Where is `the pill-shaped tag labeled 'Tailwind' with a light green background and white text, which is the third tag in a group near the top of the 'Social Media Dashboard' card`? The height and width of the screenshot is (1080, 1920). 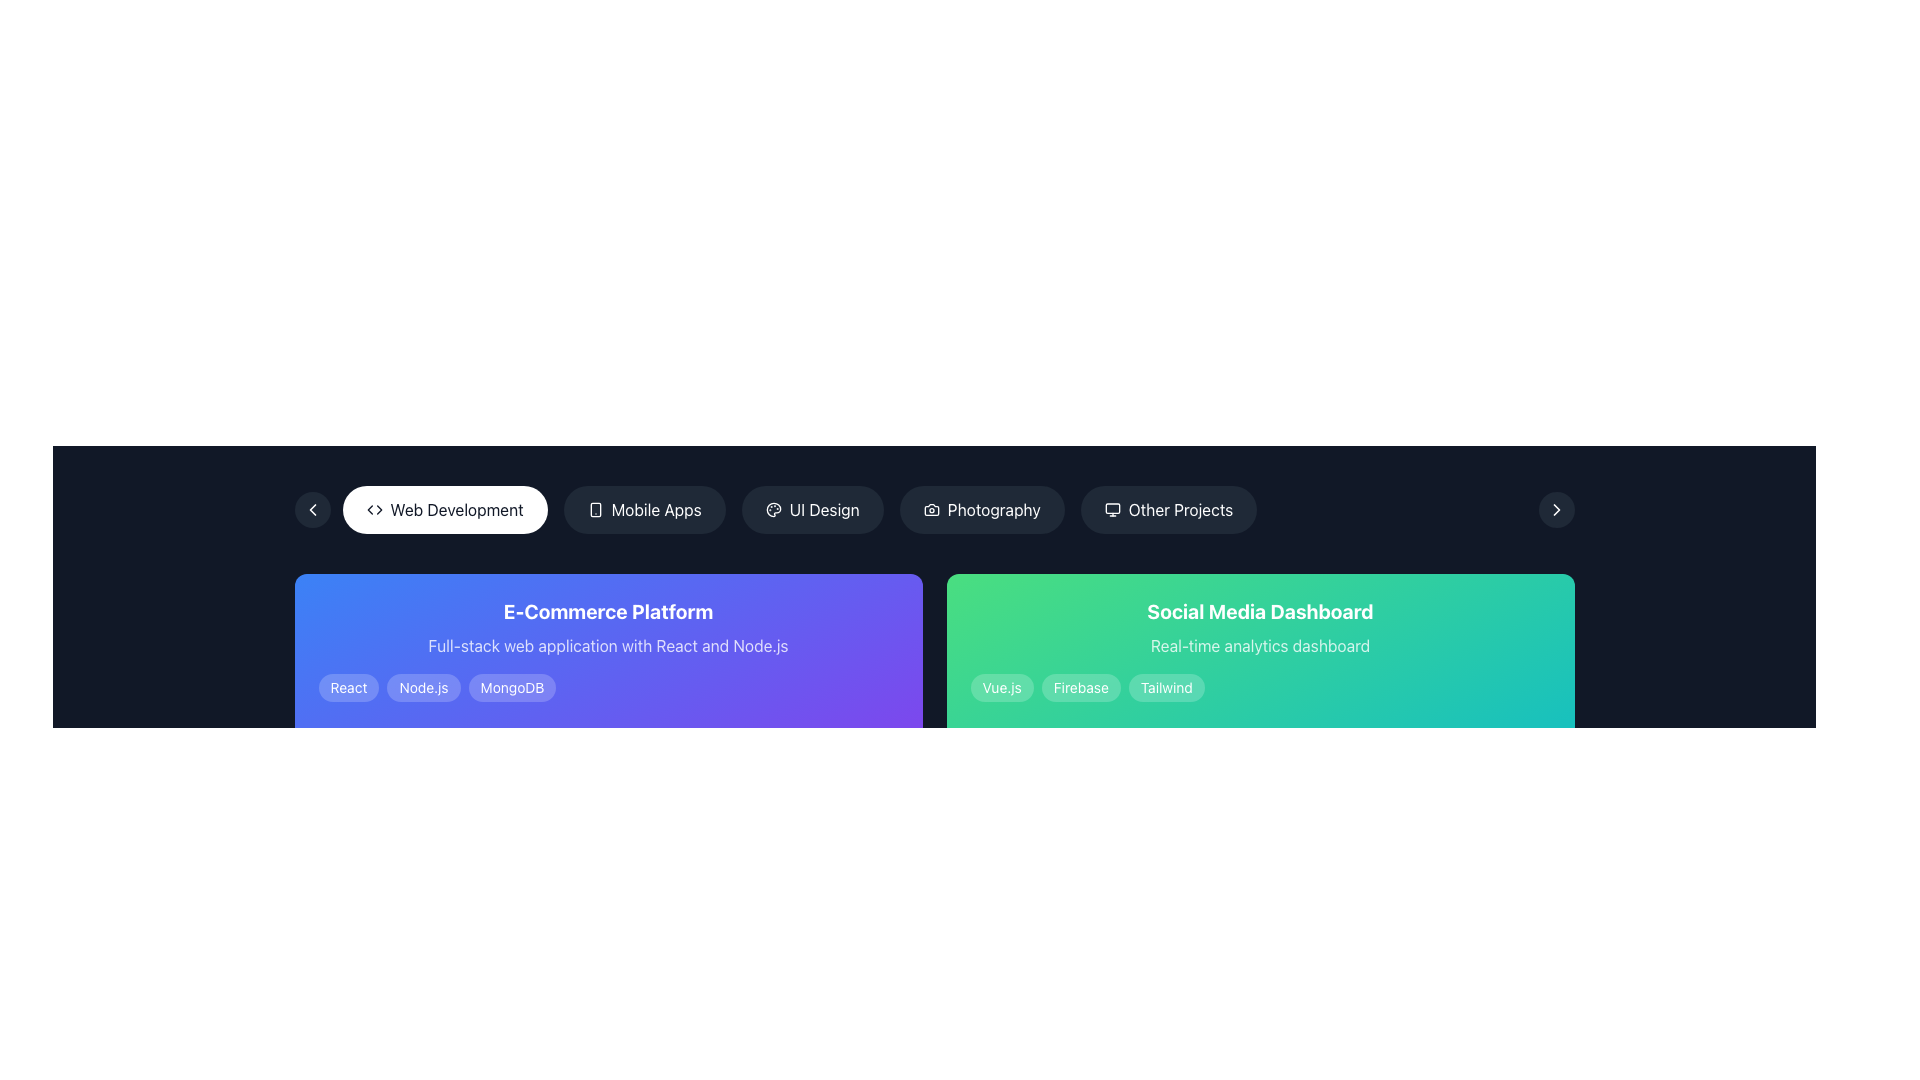
the pill-shaped tag labeled 'Tailwind' with a light green background and white text, which is the third tag in a group near the top of the 'Social Media Dashboard' card is located at coordinates (1166, 686).